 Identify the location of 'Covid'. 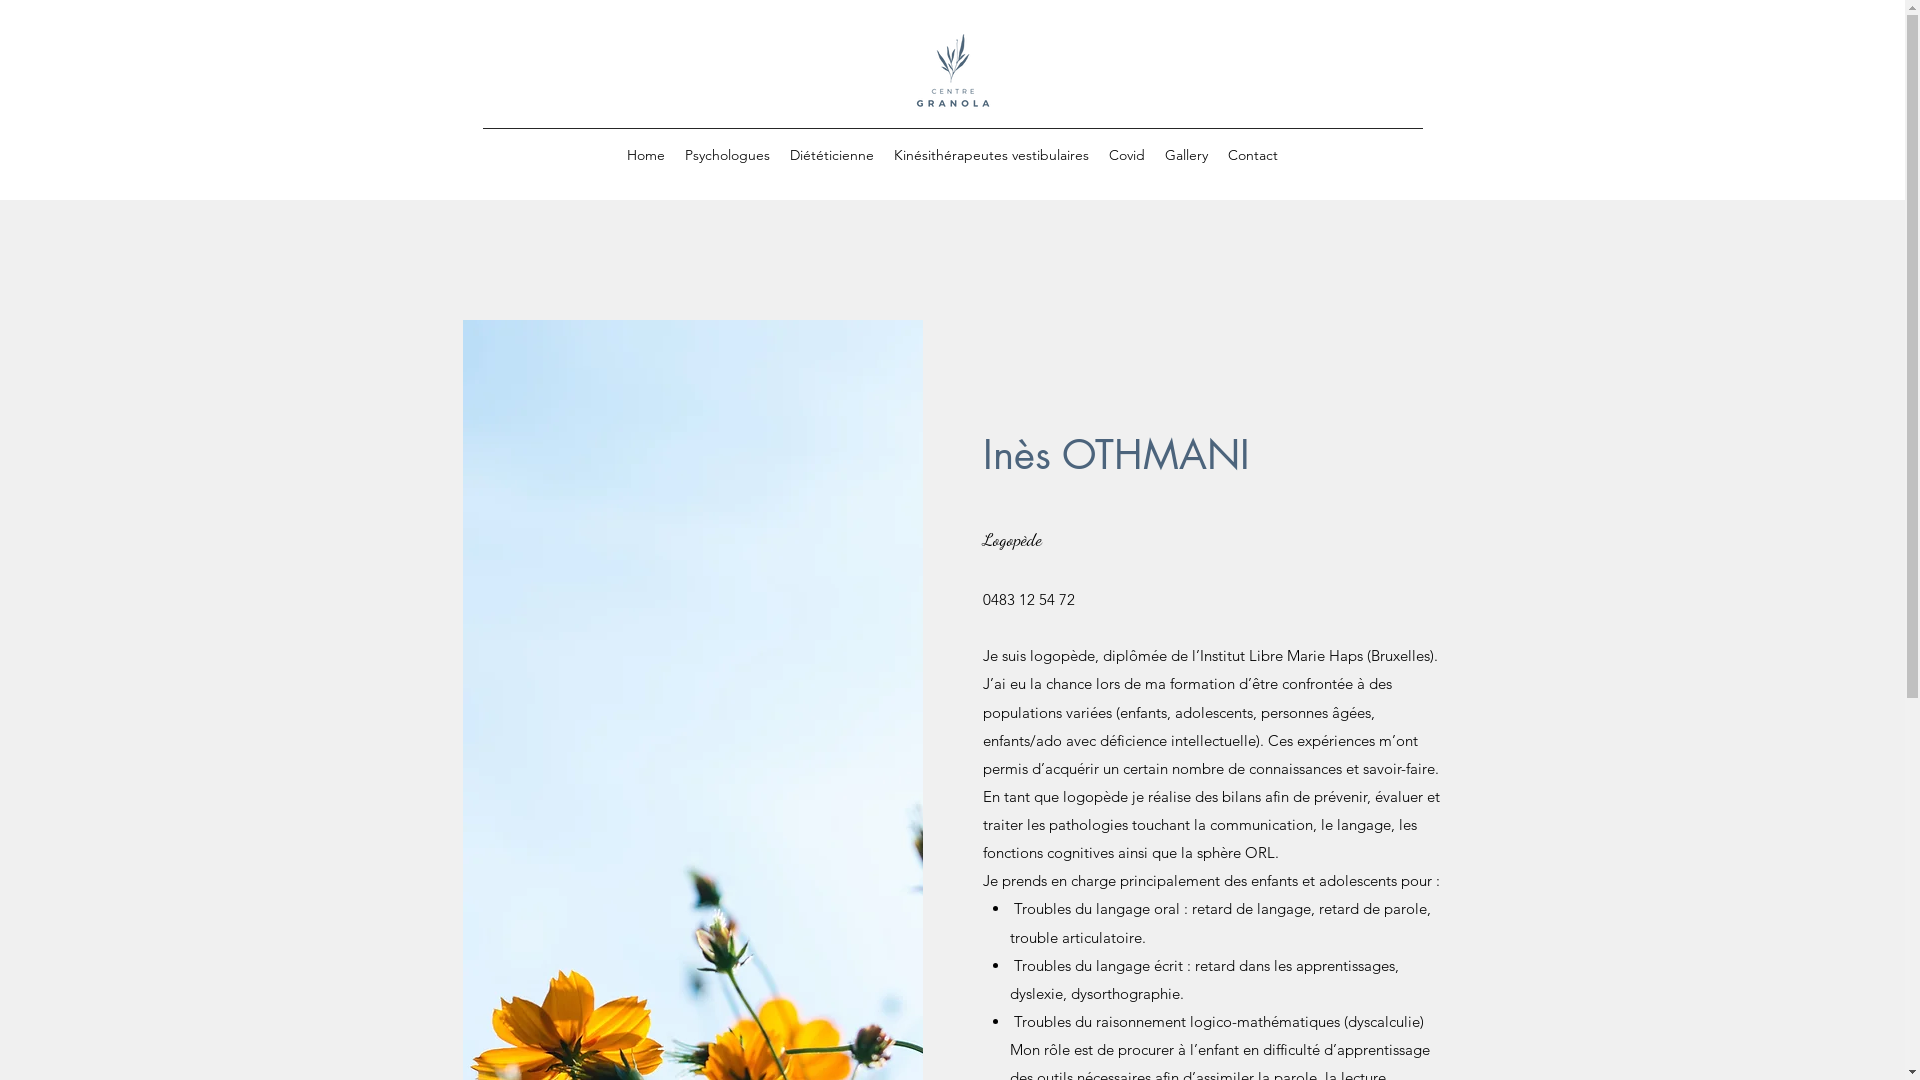
(1127, 153).